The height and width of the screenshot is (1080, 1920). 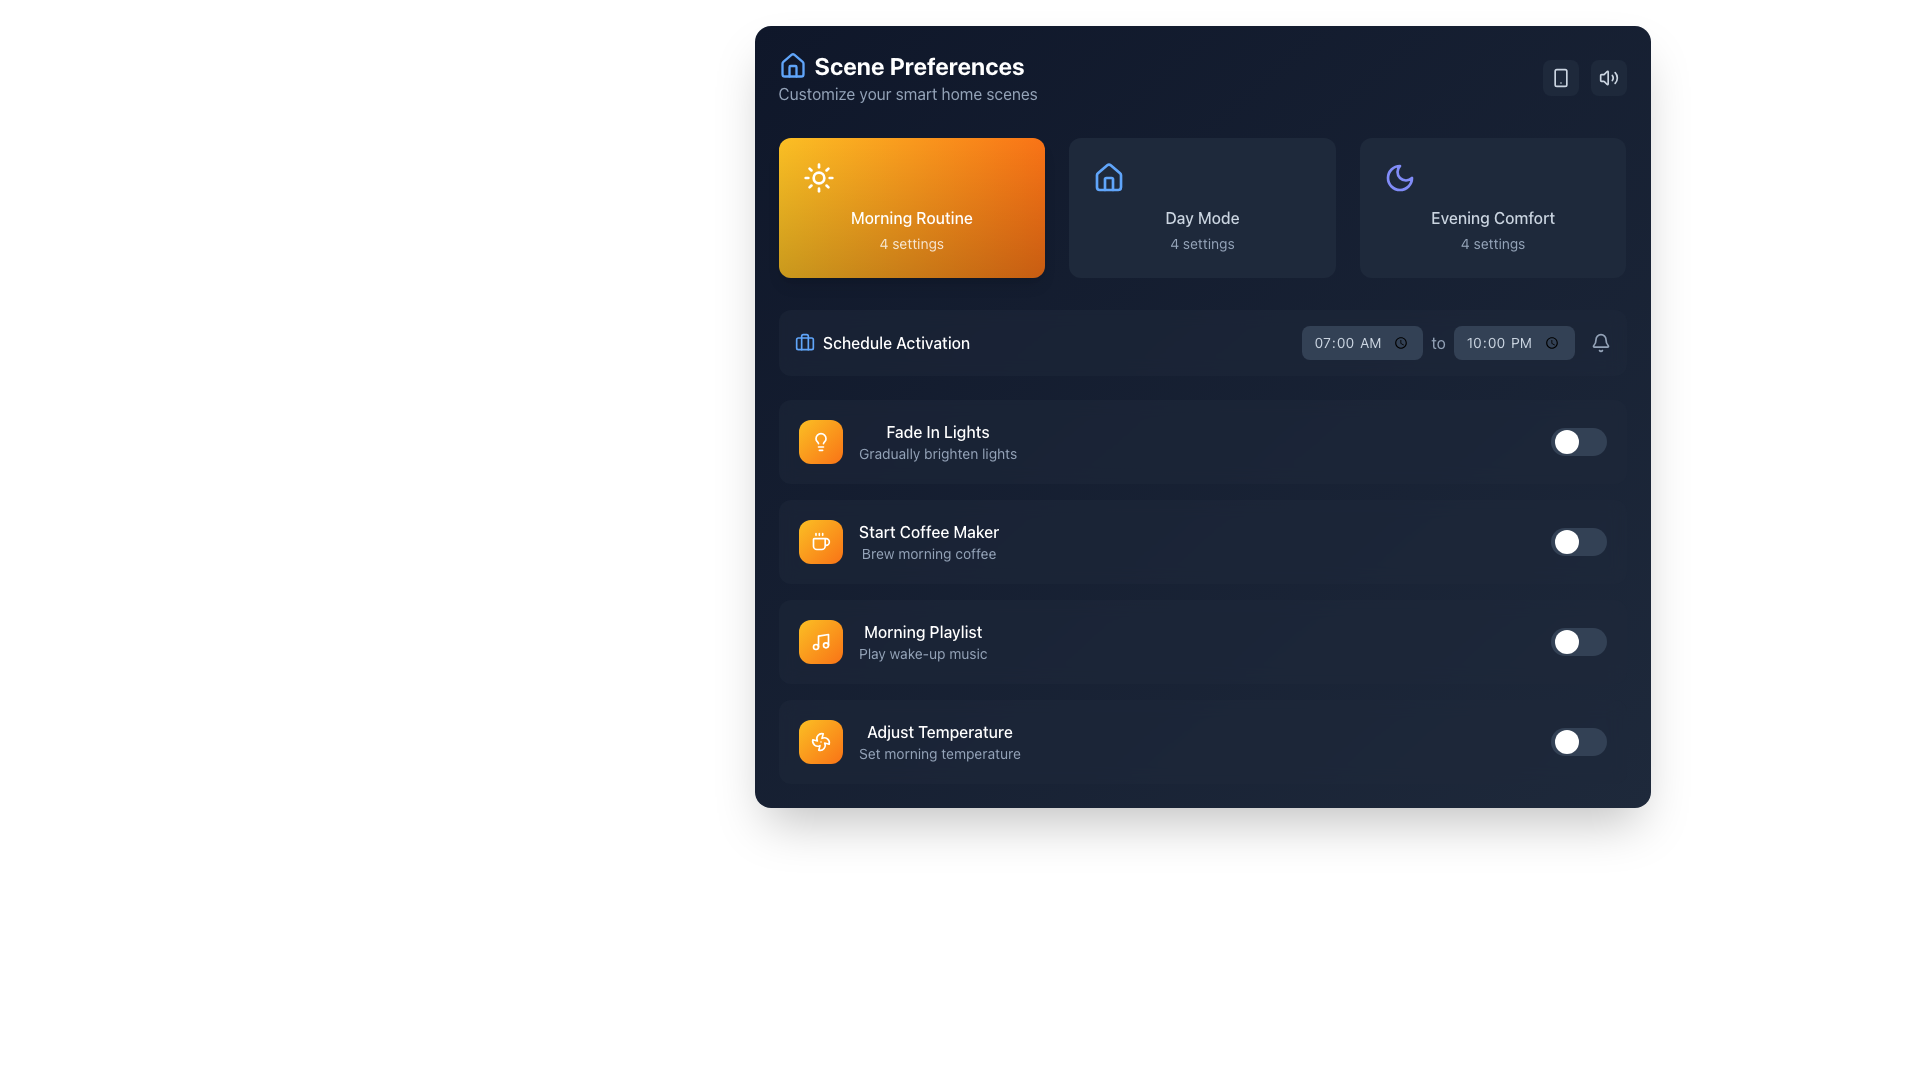 What do you see at coordinates (1398, 176) in the screenshot?
I see `the crescent moon icon in light indigo located at the top-left corner of the 'Evening Comfort' card, above the label and description` at bounding box center [1398, 176].